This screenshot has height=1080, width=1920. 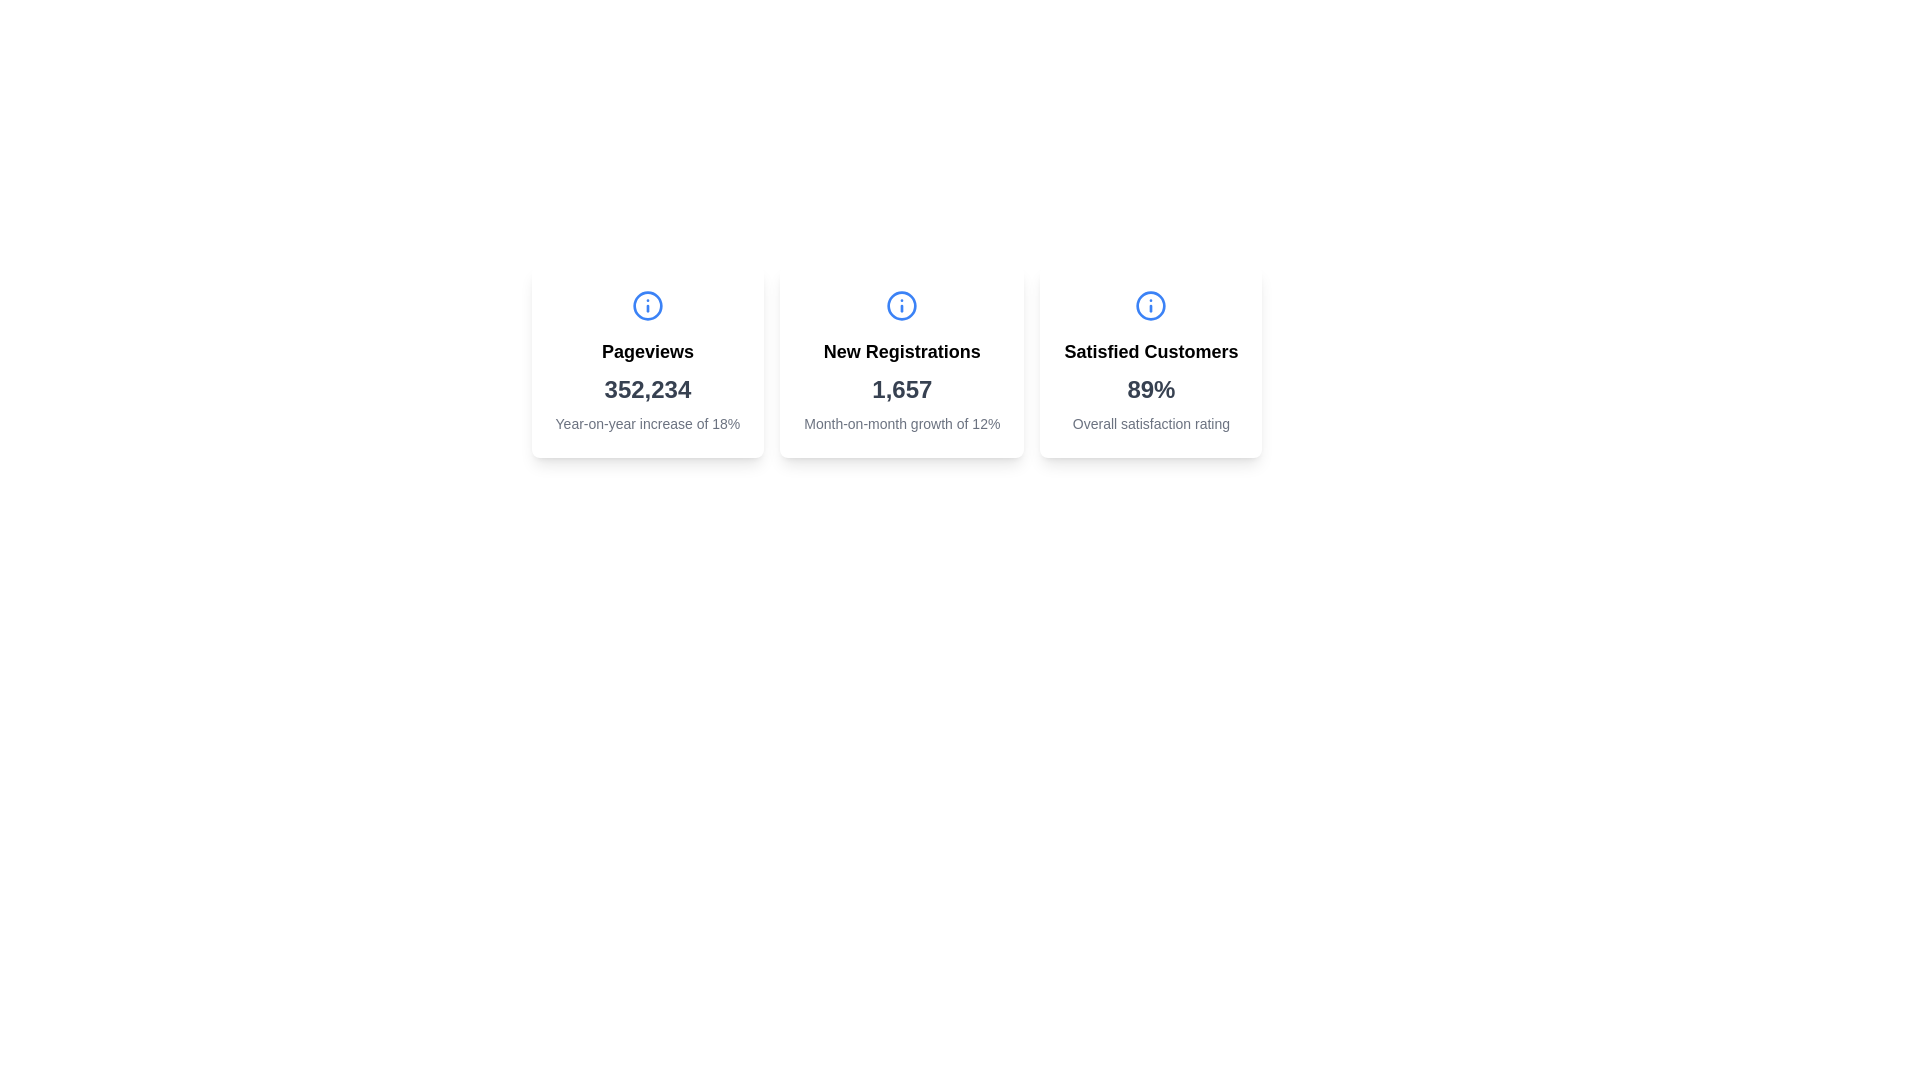 I want to click on text label displaying 'Pageviews' which is centrally located above numerical data and styled in bold font, so click(x=648, y=350).